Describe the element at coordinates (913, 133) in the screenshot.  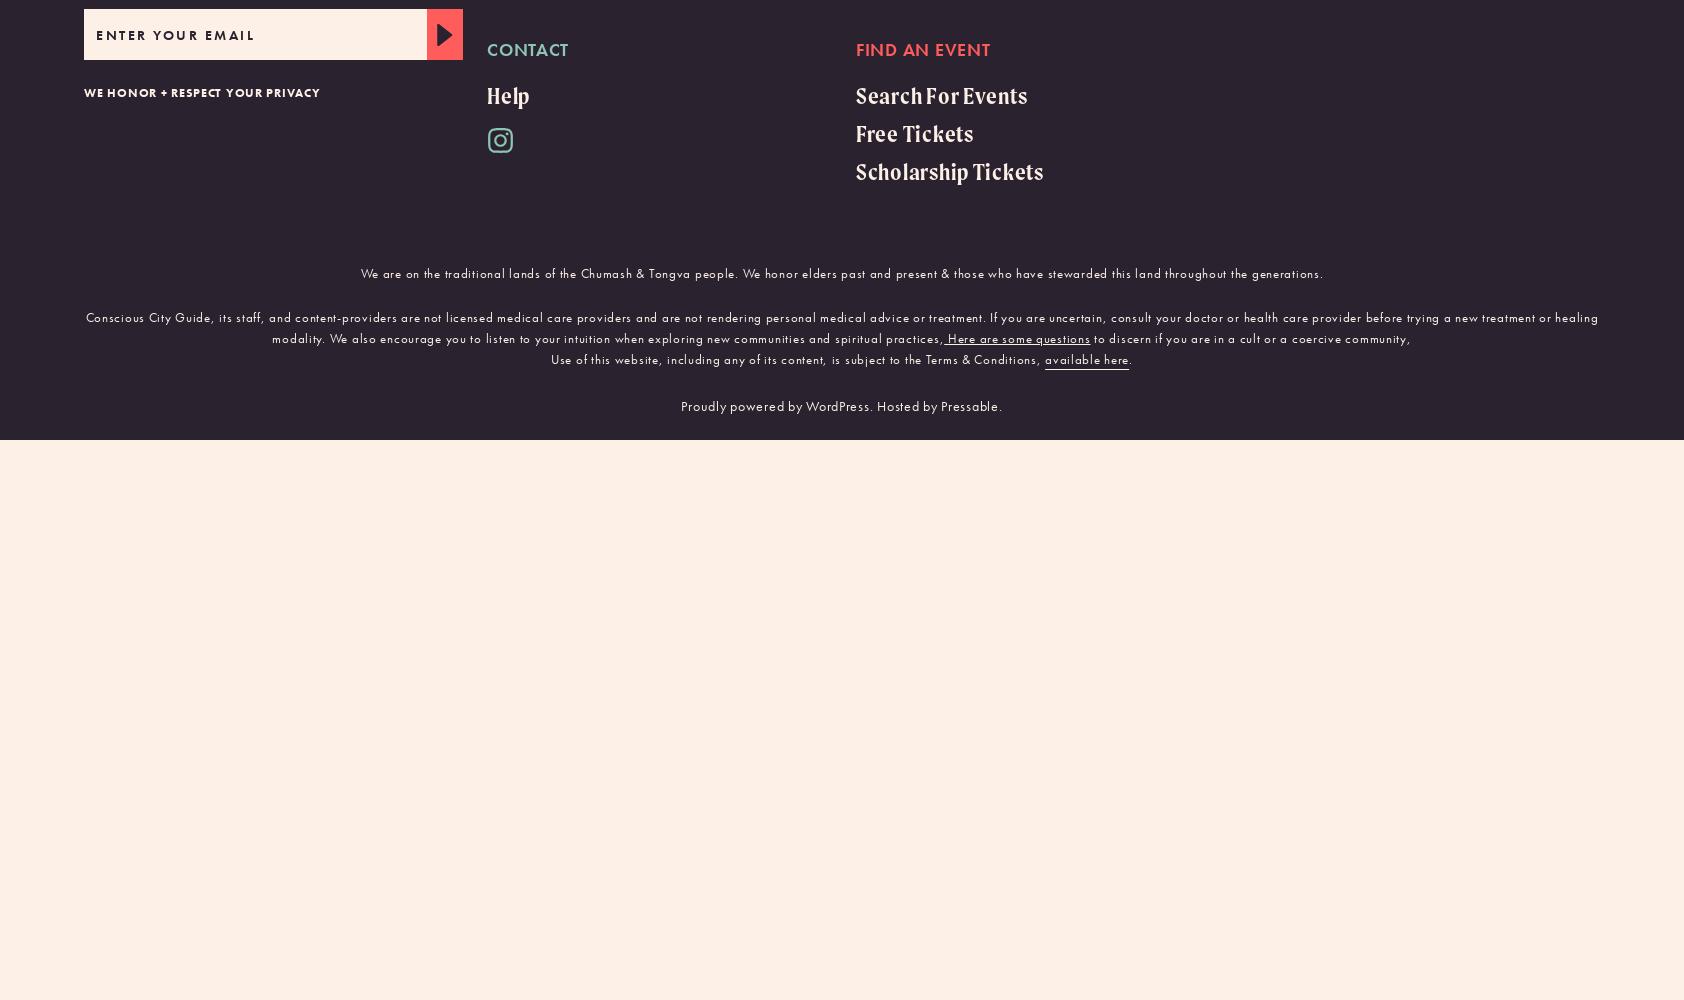
I see `'Free Tickets'` at that location.